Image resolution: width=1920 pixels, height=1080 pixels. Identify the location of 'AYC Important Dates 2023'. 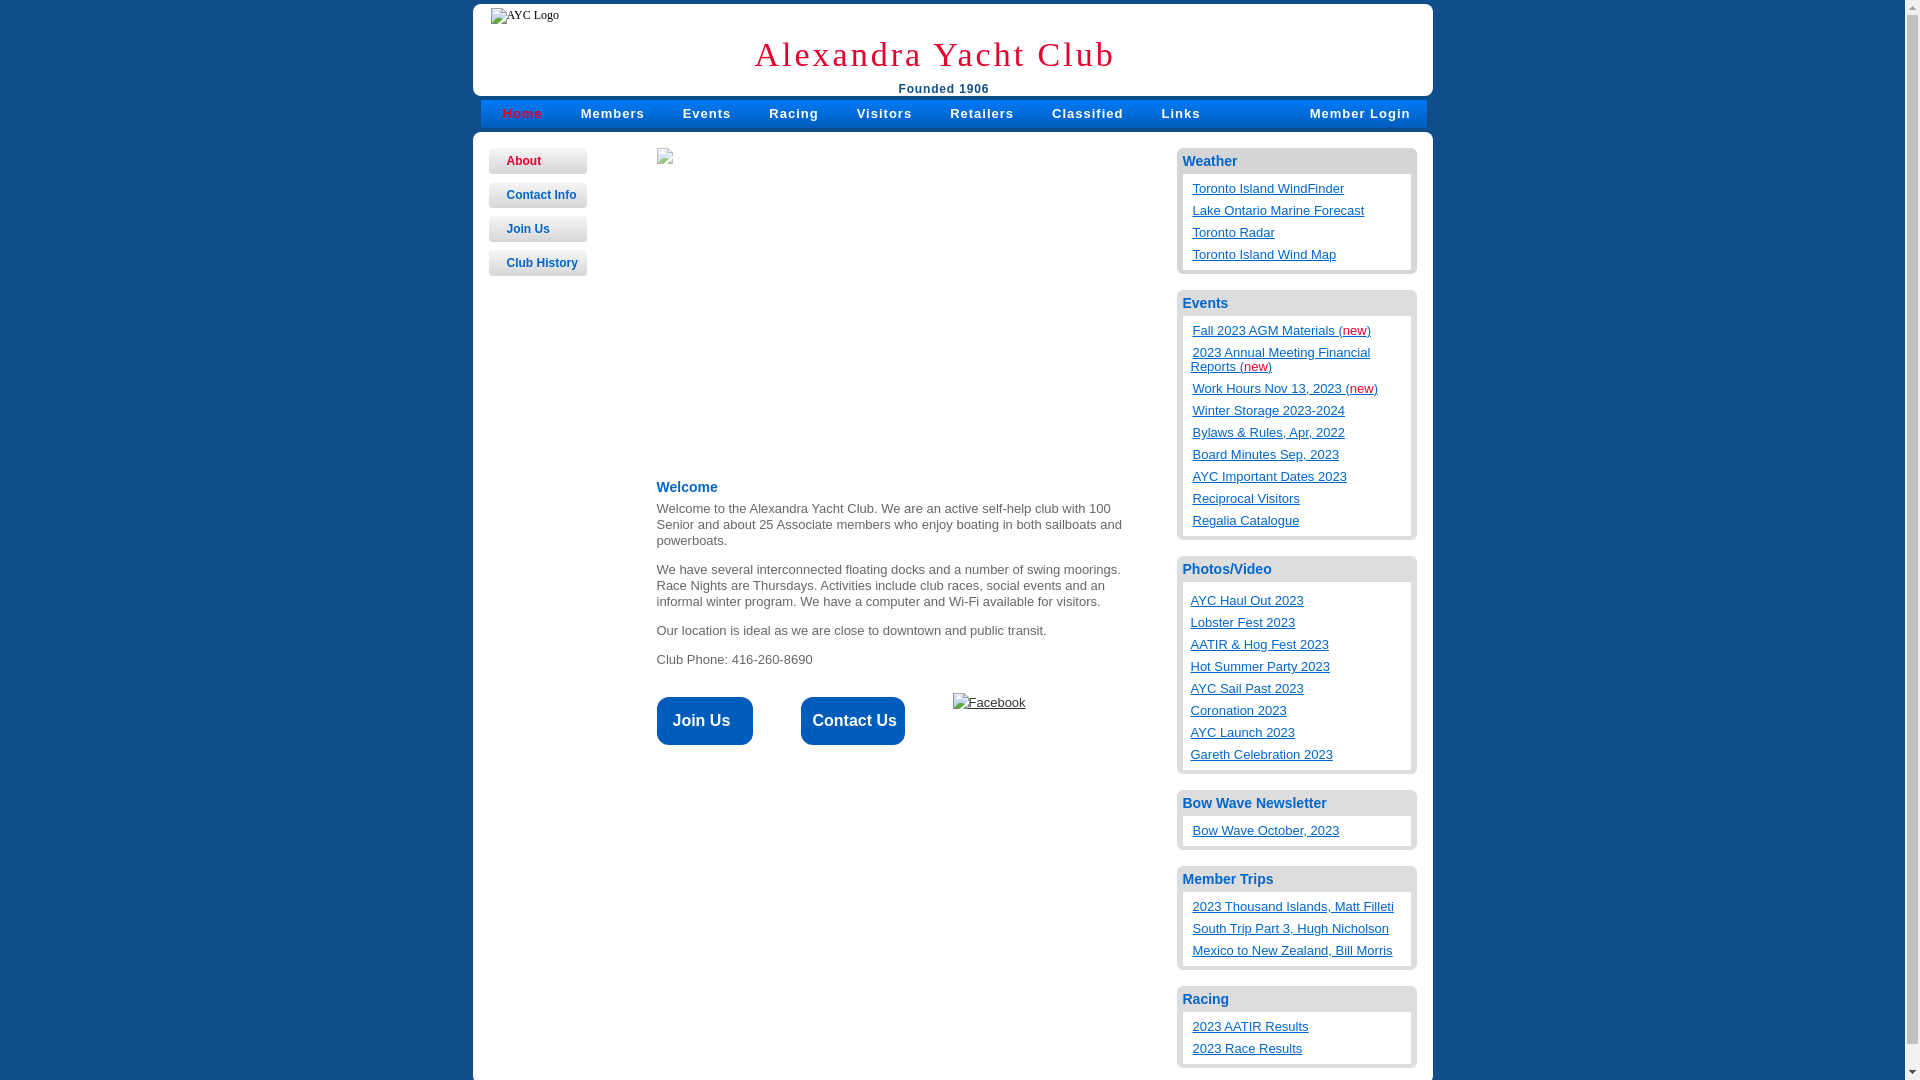
(1300, 473).